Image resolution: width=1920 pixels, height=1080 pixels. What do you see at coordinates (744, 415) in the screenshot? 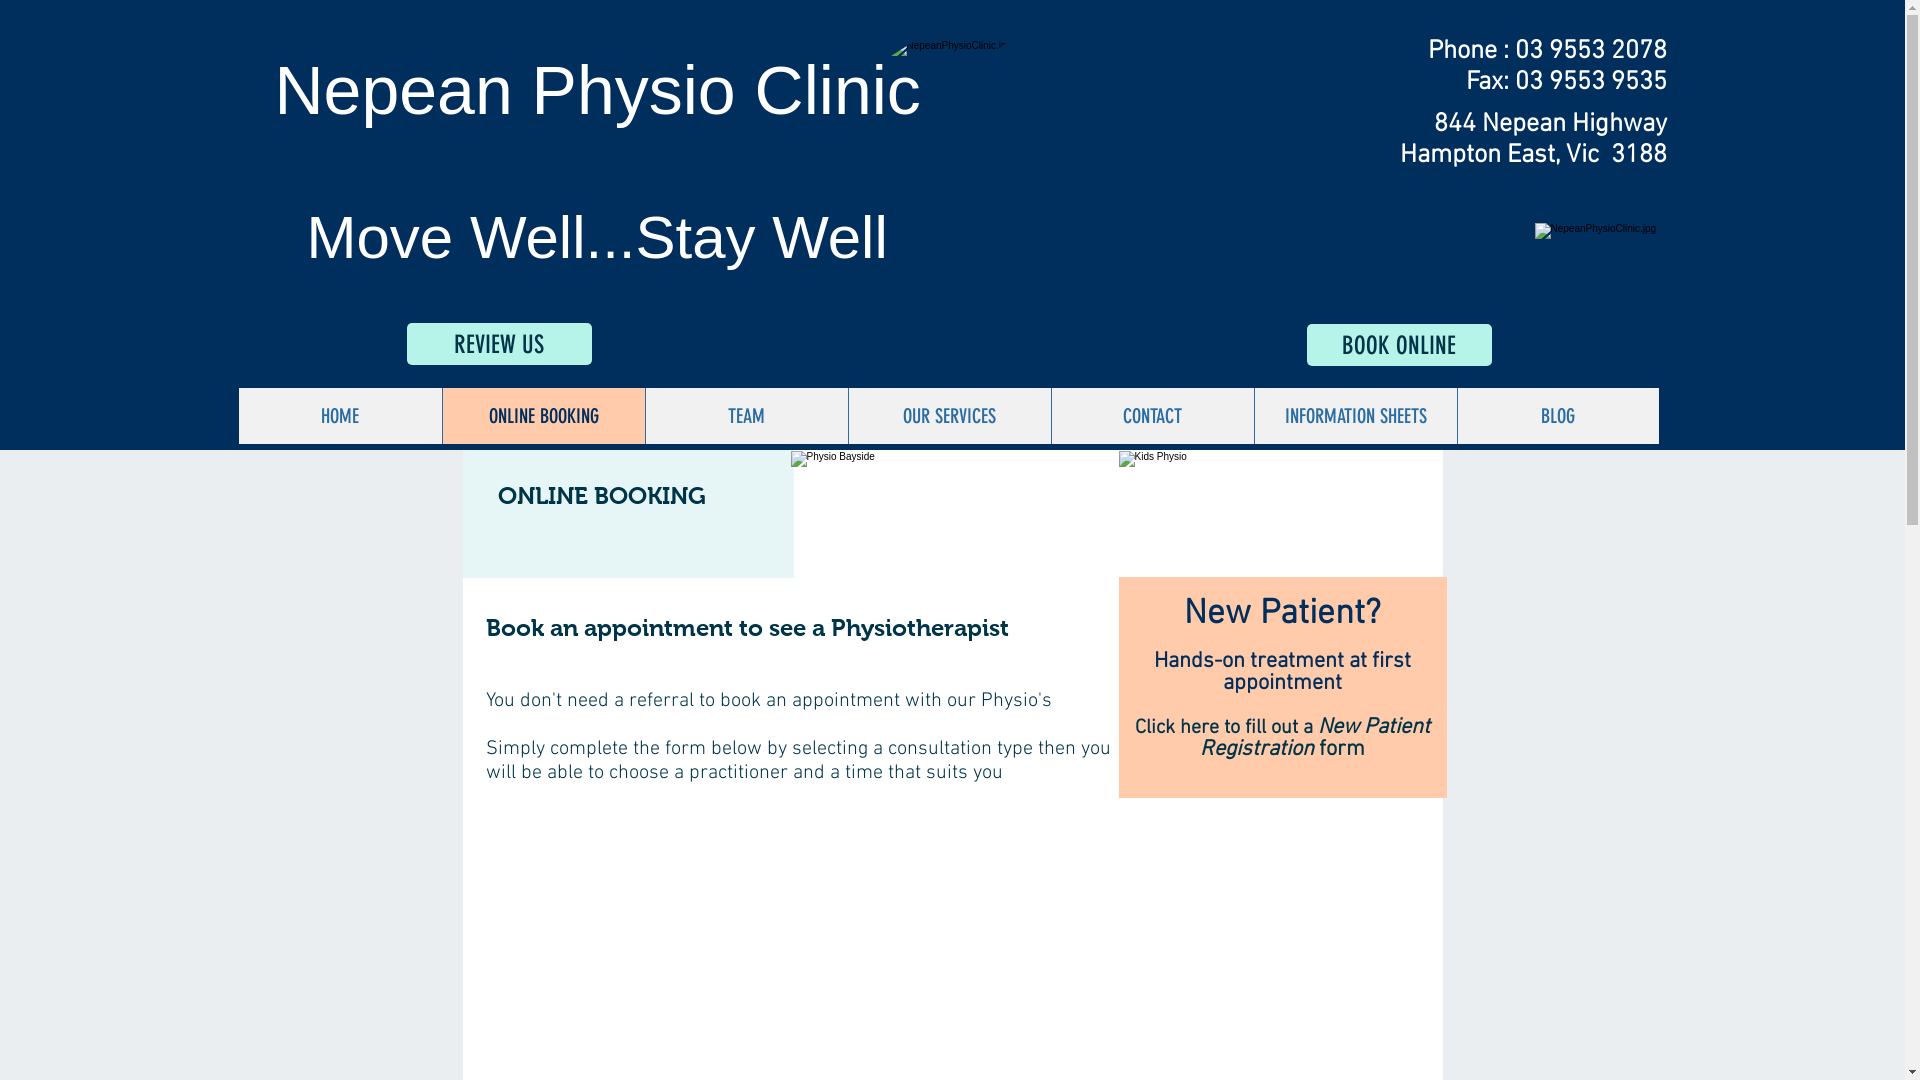
I see `'TEAM'` at bounding box center [744, 415].